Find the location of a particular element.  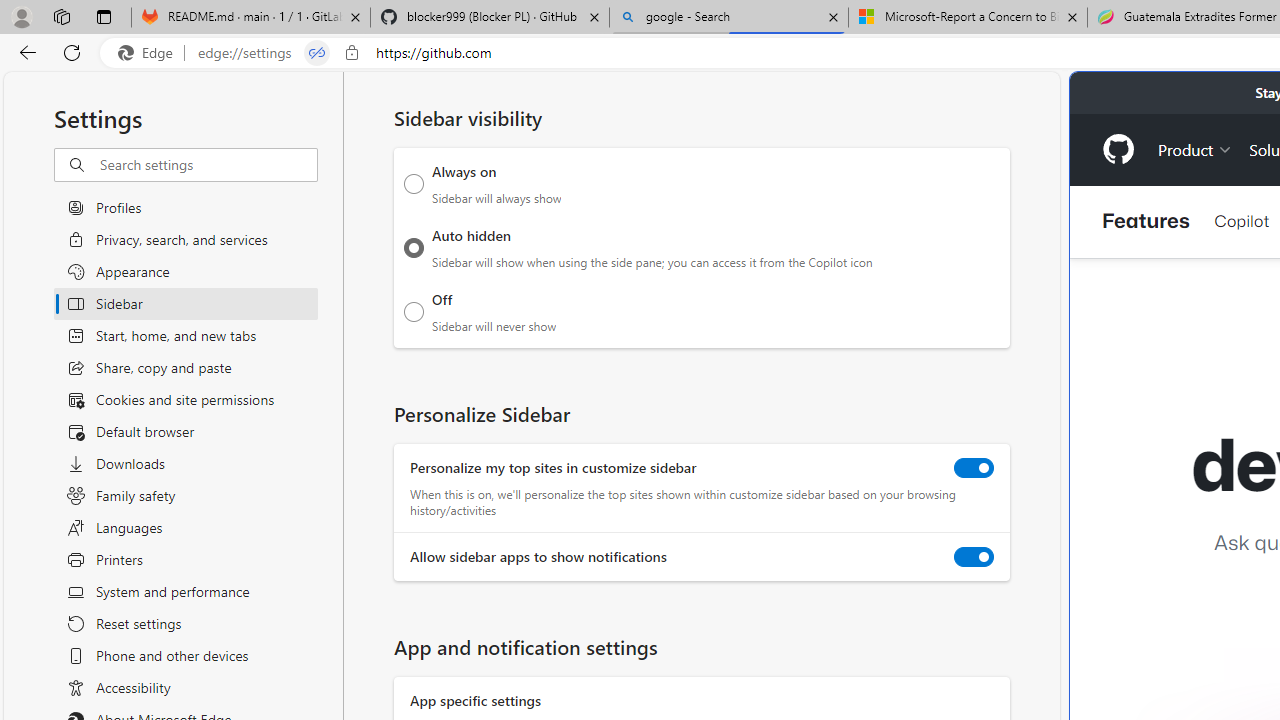

'Always on Sidebar will always show' is located at coordinates (413, 183).